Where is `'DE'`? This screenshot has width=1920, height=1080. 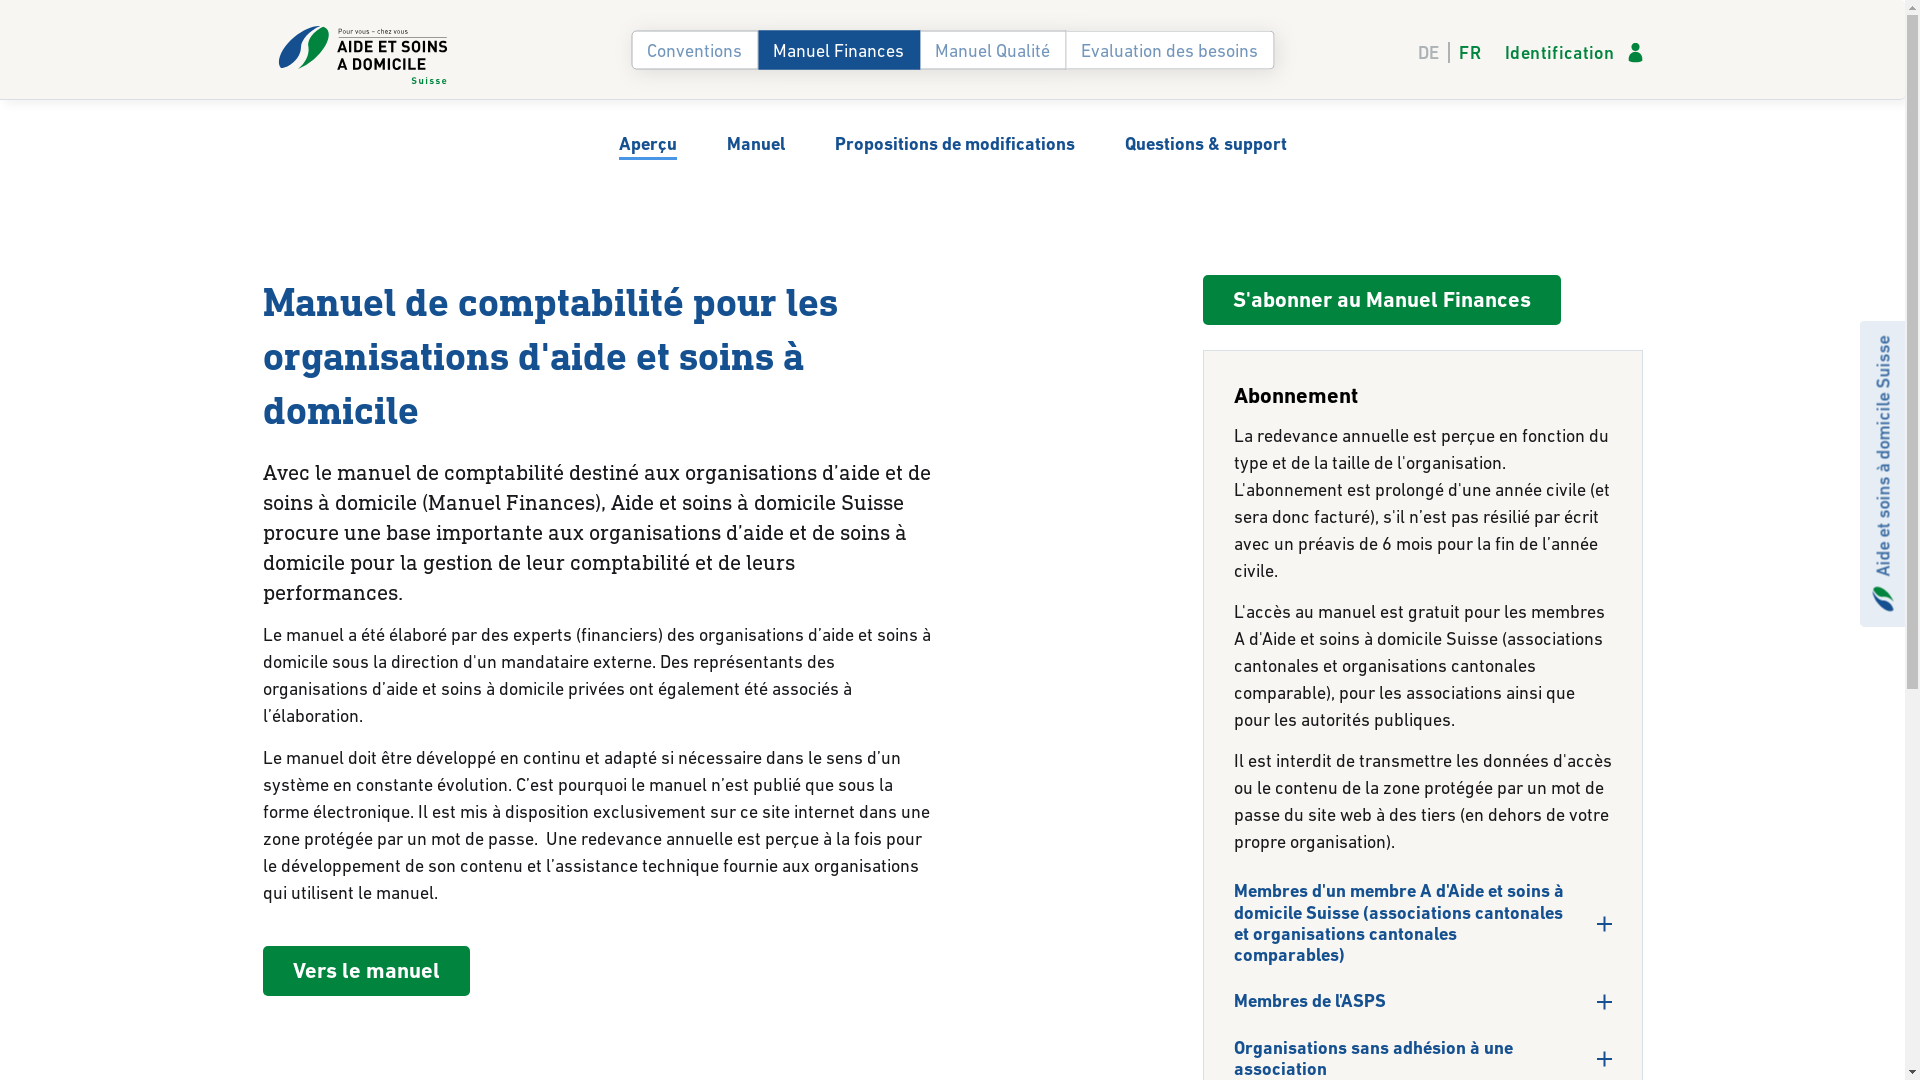 'DE' is located at coordinates (1433, 51).